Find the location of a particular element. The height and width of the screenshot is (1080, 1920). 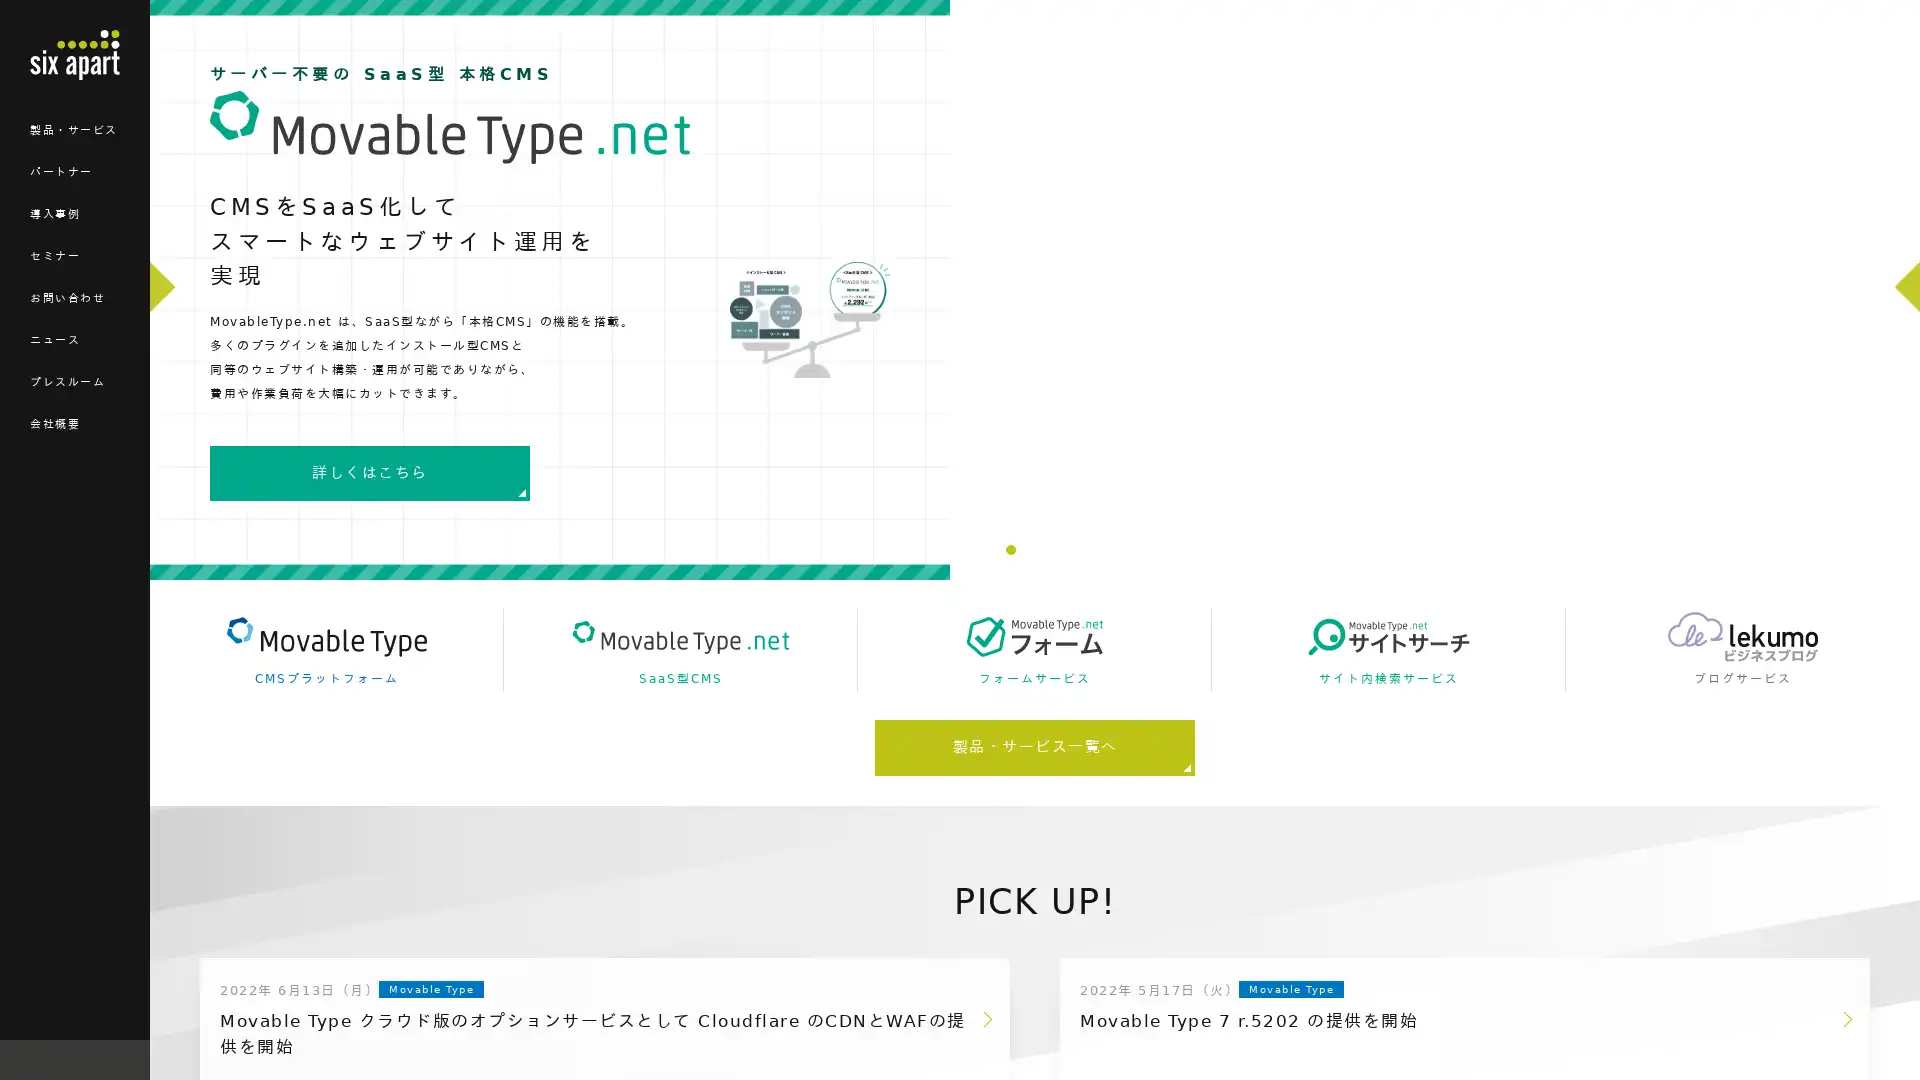

3 is located at coordinates (1041, 550).